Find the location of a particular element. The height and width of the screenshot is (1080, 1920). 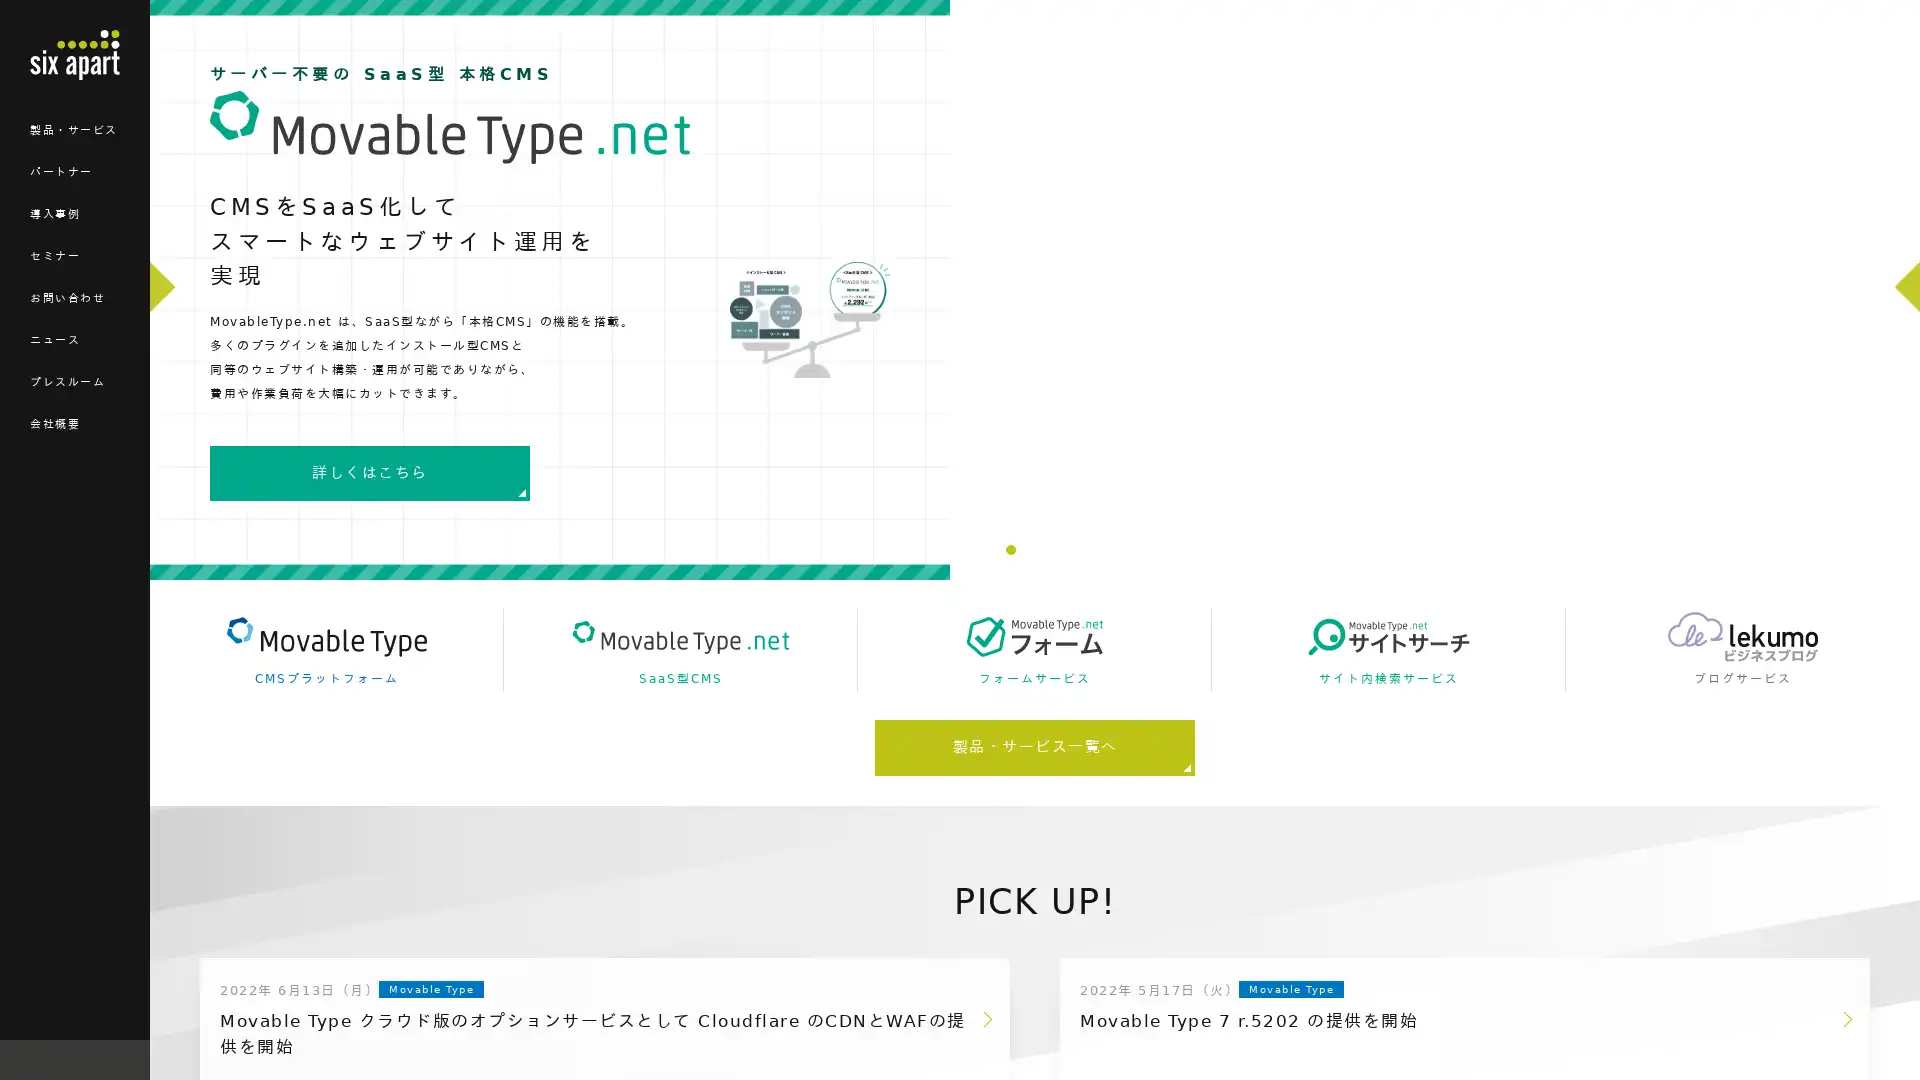

3 is located at coordinates (1041, 550).